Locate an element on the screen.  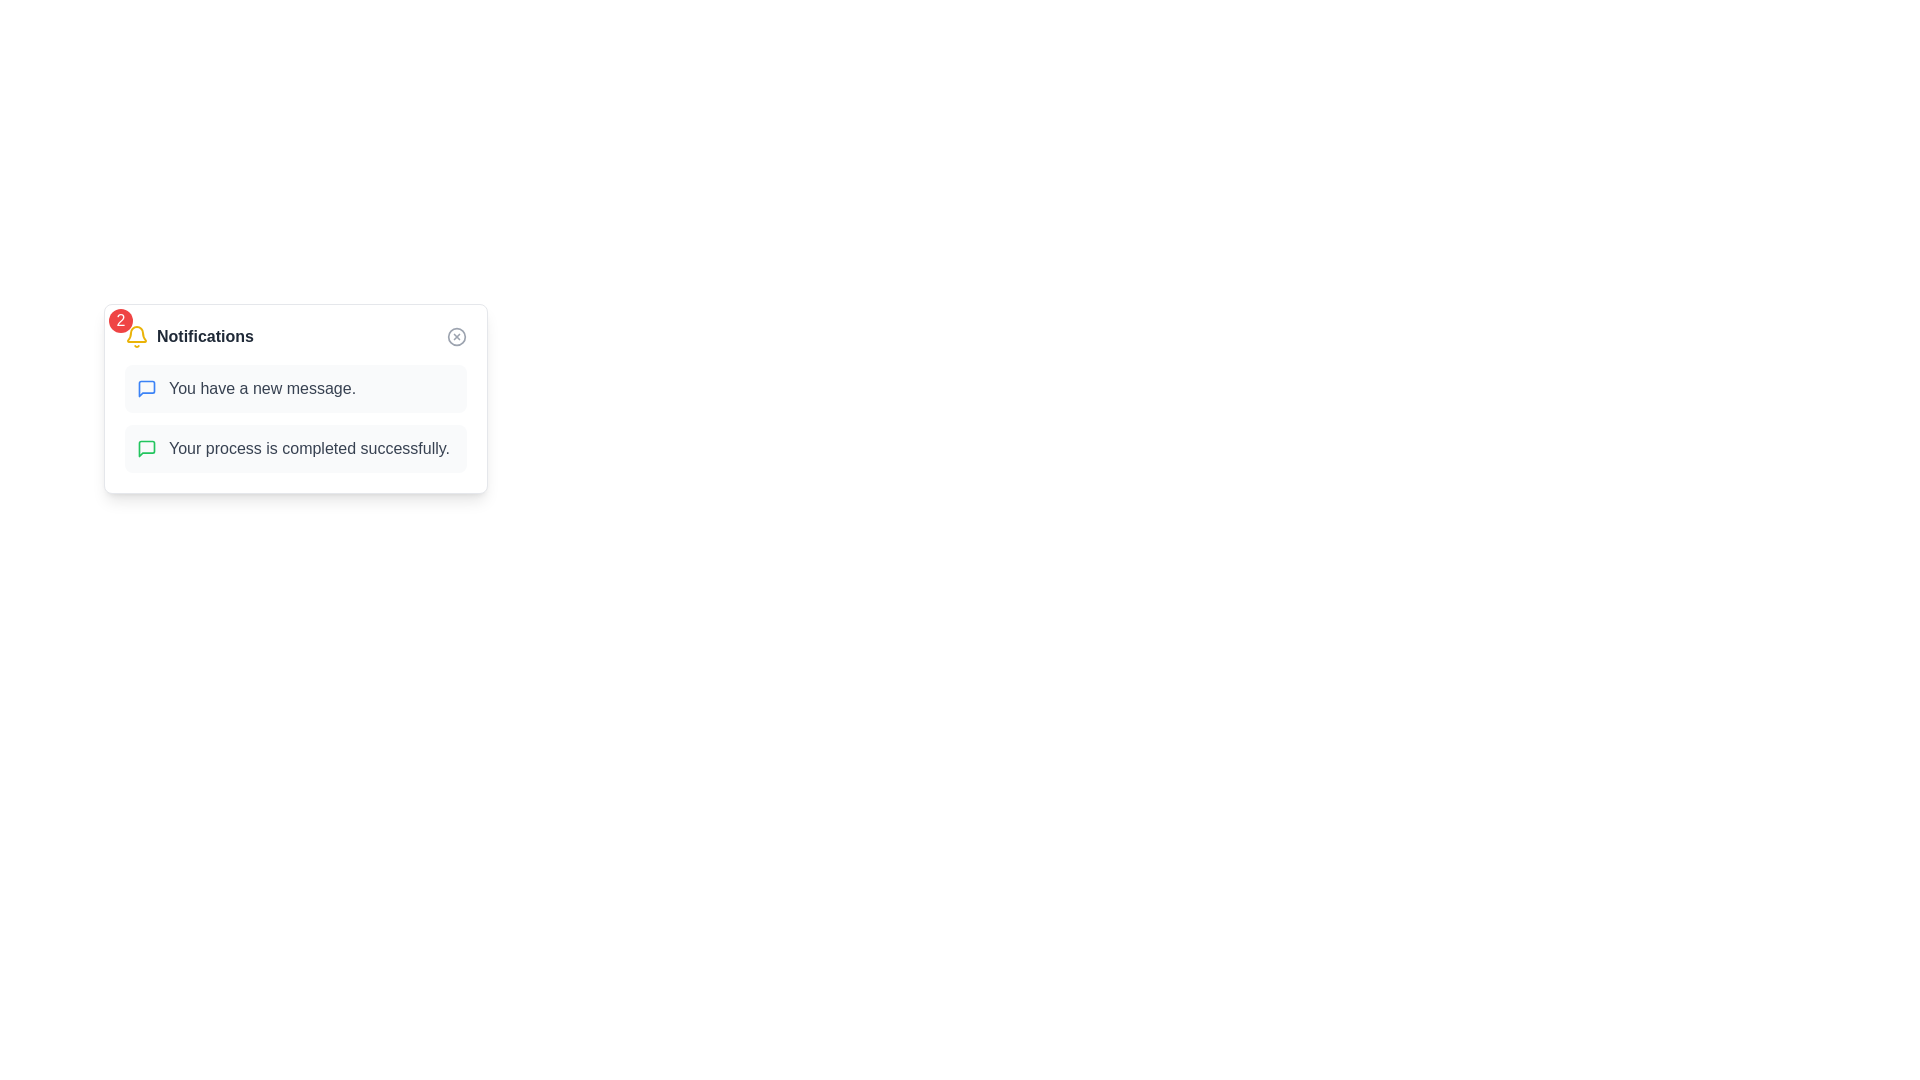
informational text displayed on the second notification card from the top in the notification panel, which indicates that a process has been completed successfully is located at coordinates (308, 447).